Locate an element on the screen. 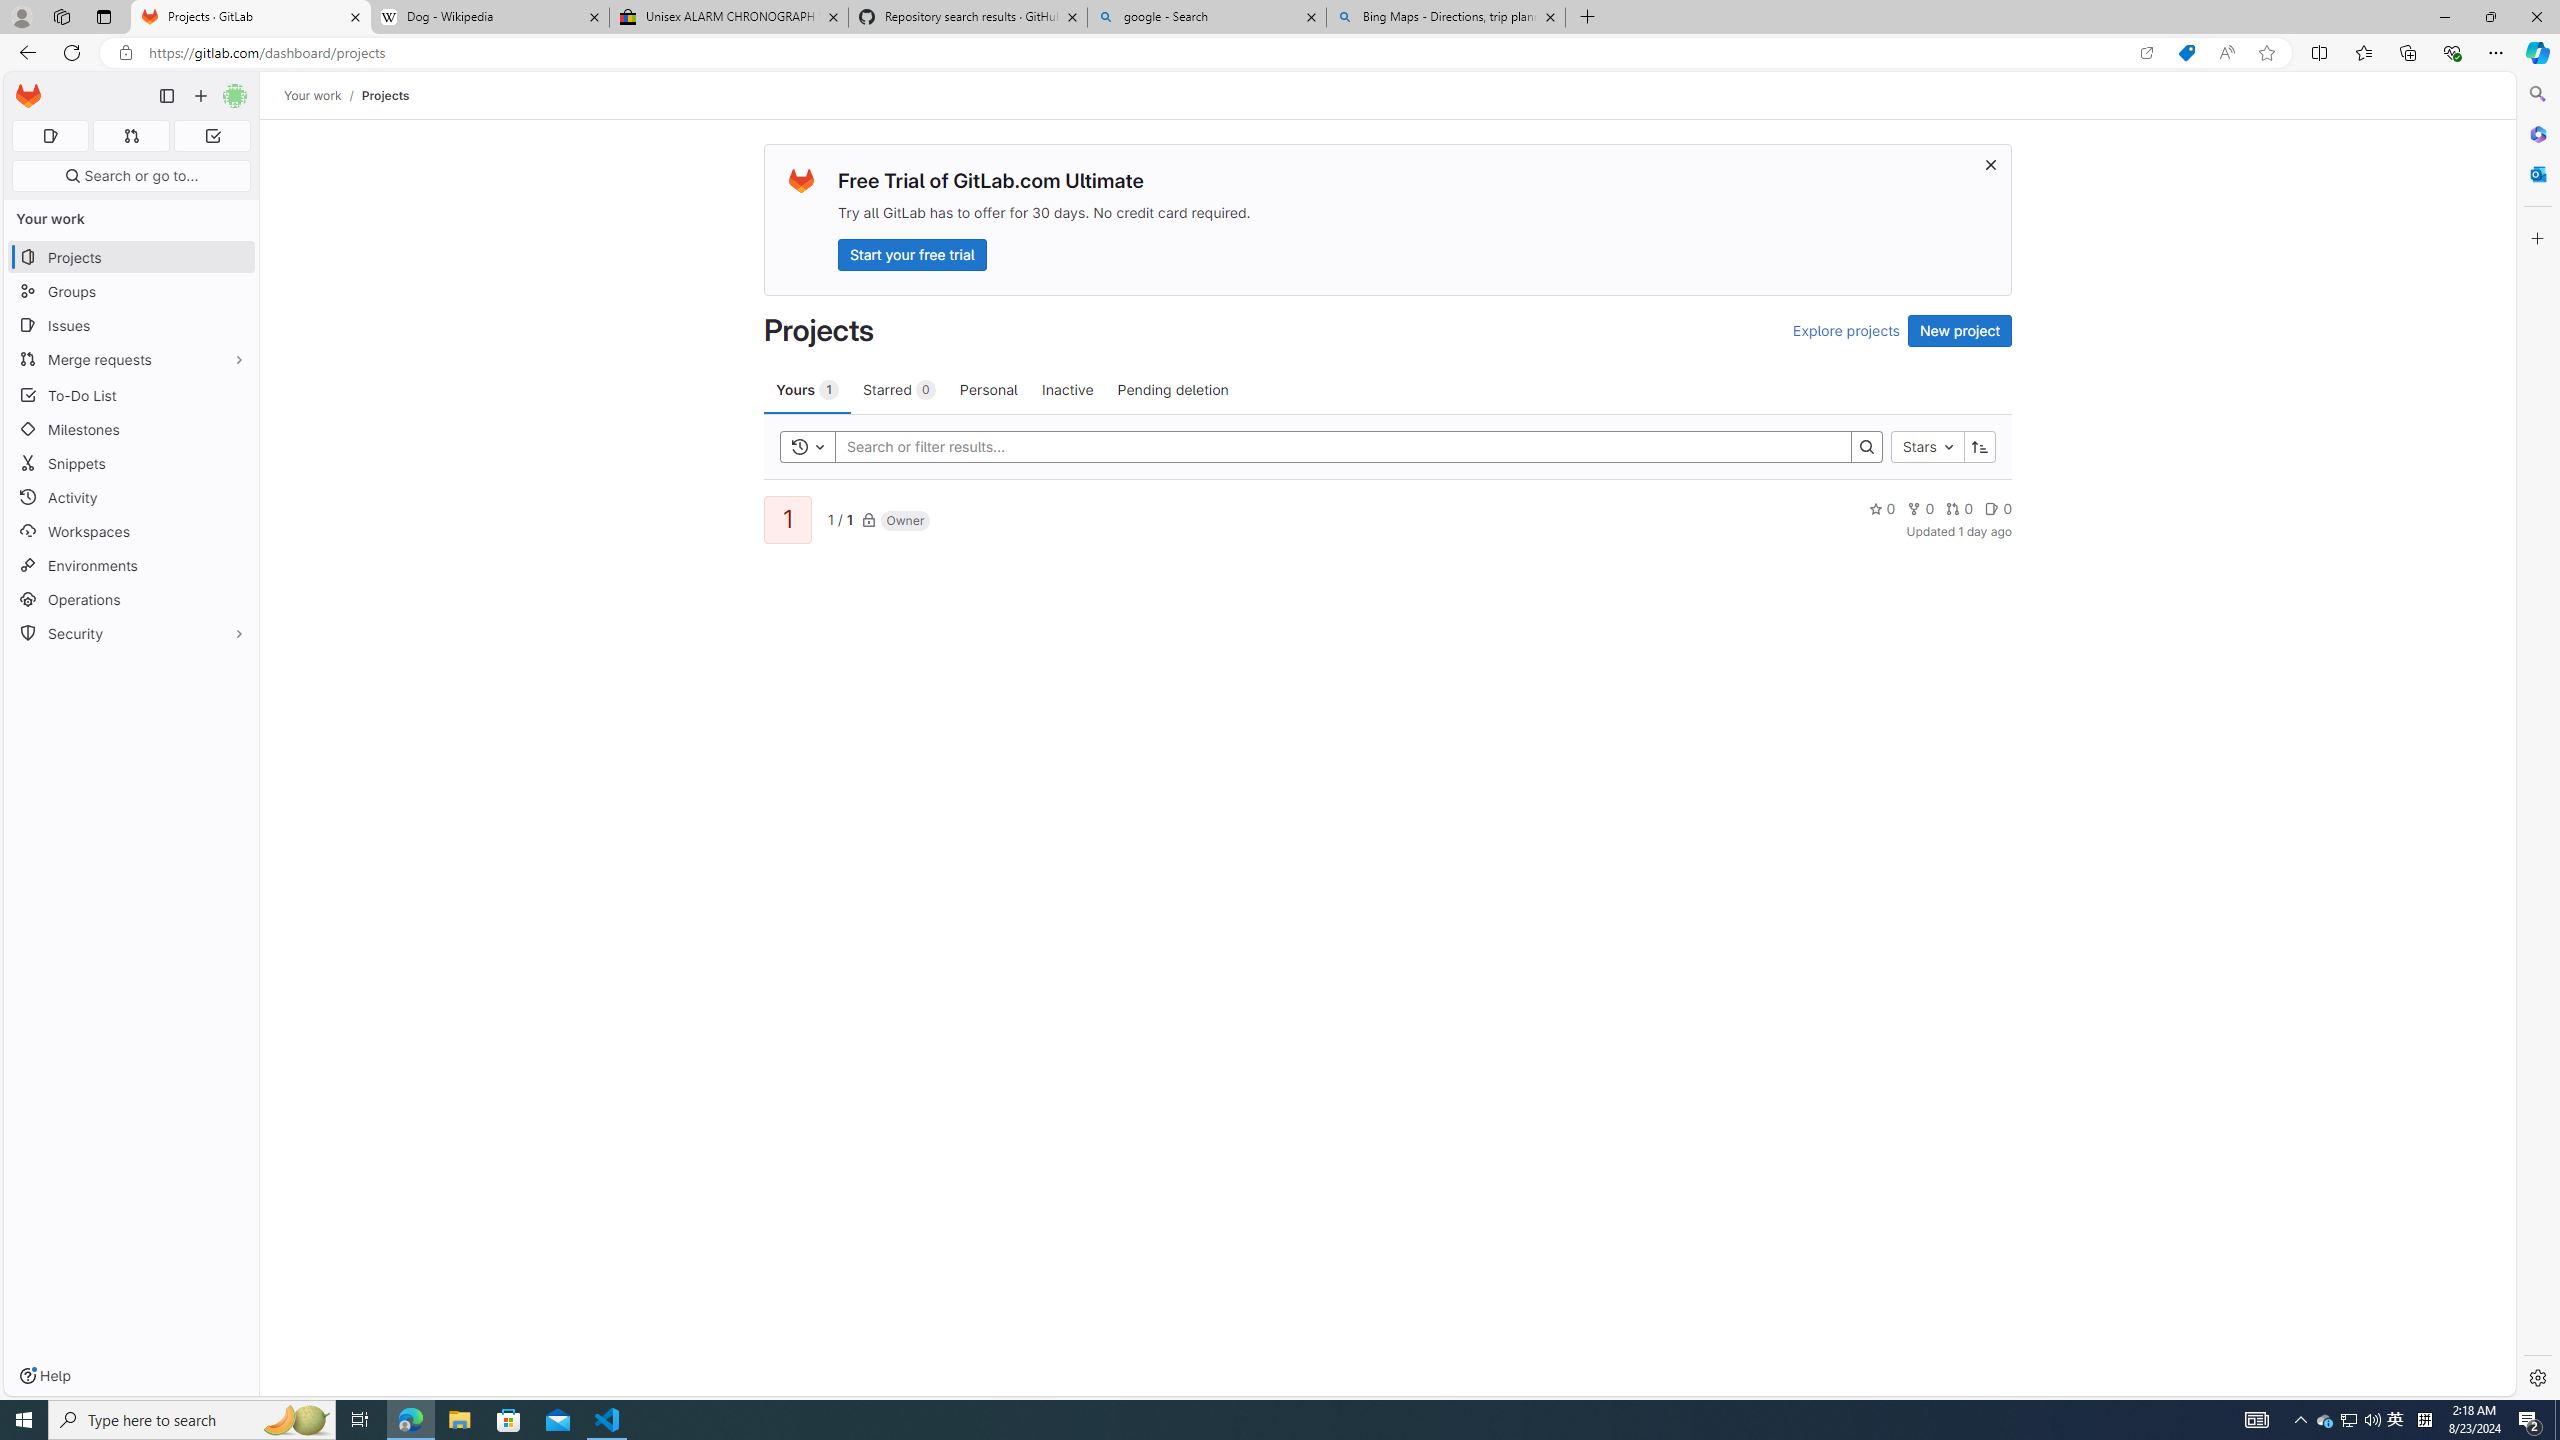 This screenshot has height=1440, width=2560. 'Merge requests' is located at coordinates (130, 359).